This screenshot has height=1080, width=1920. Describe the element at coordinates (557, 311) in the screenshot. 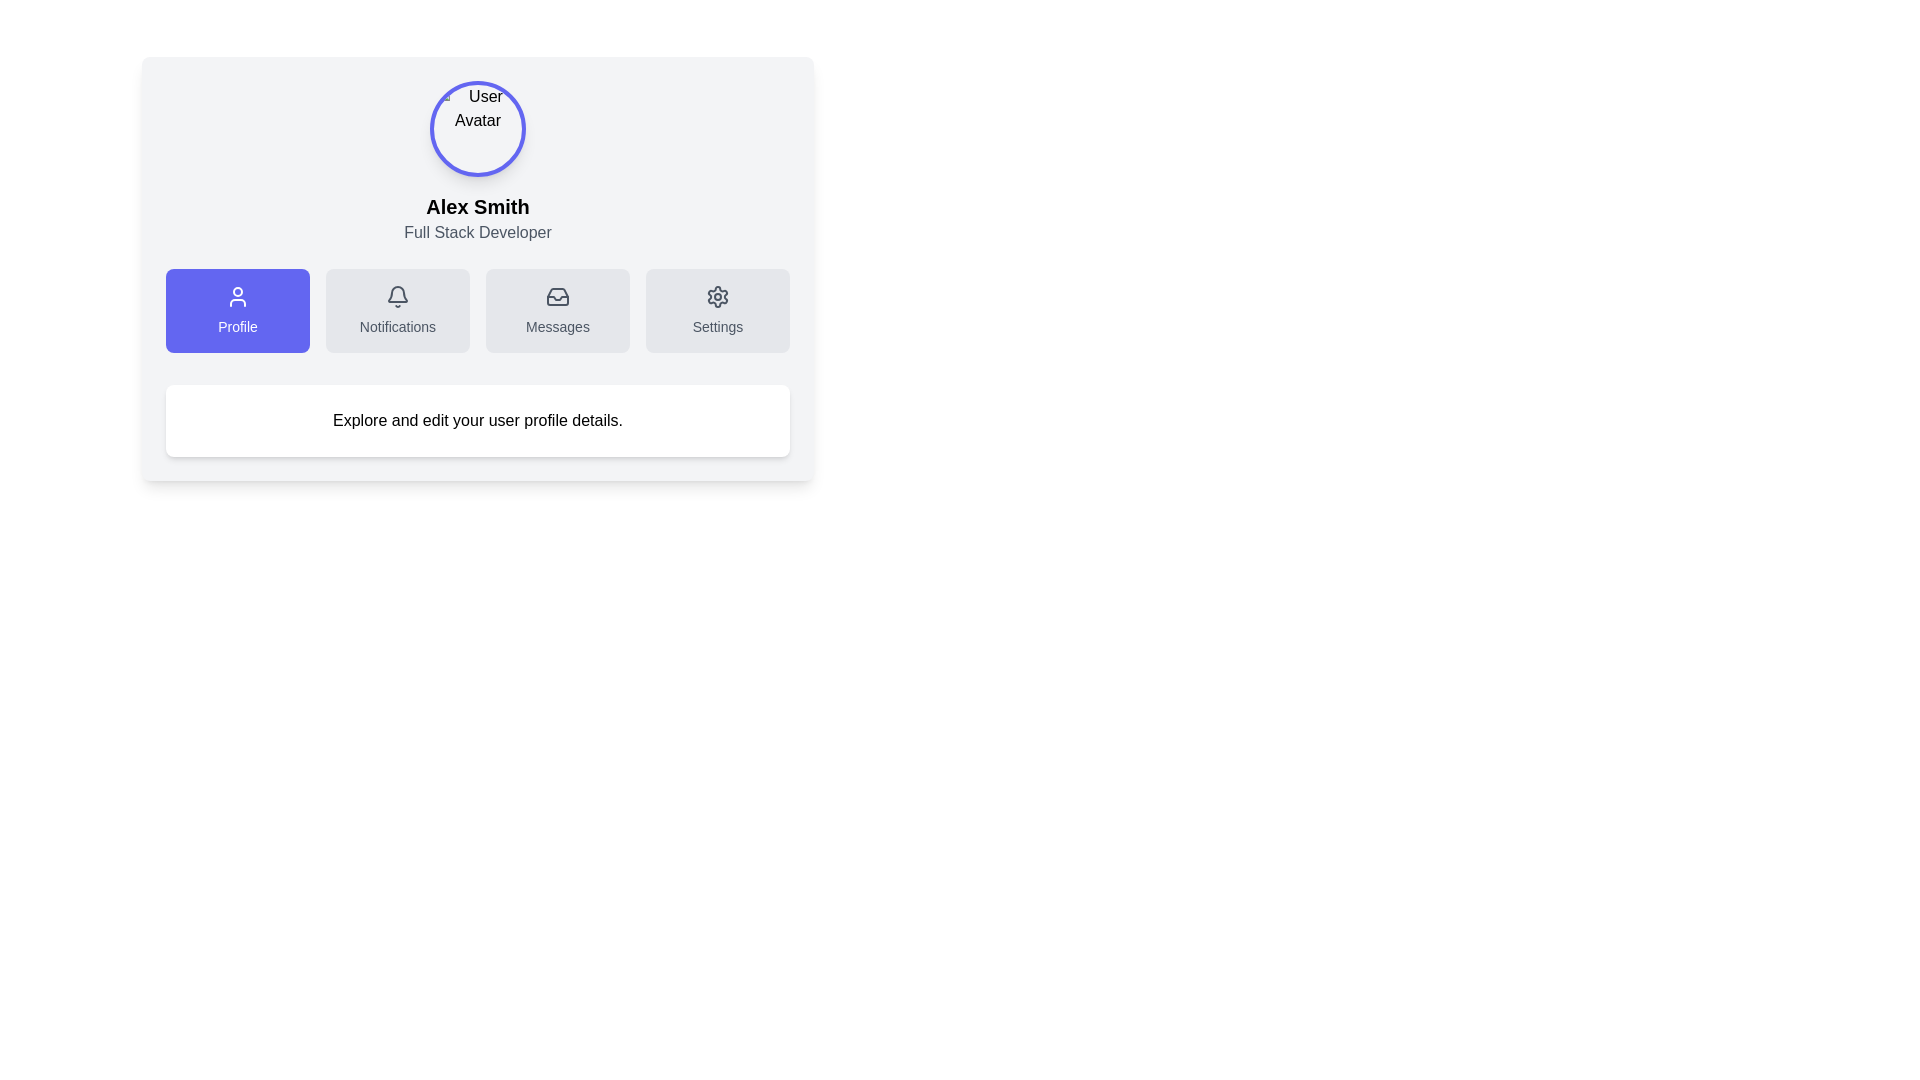

I see `the 'Messages' navigation button to observe a background color change` at that location.